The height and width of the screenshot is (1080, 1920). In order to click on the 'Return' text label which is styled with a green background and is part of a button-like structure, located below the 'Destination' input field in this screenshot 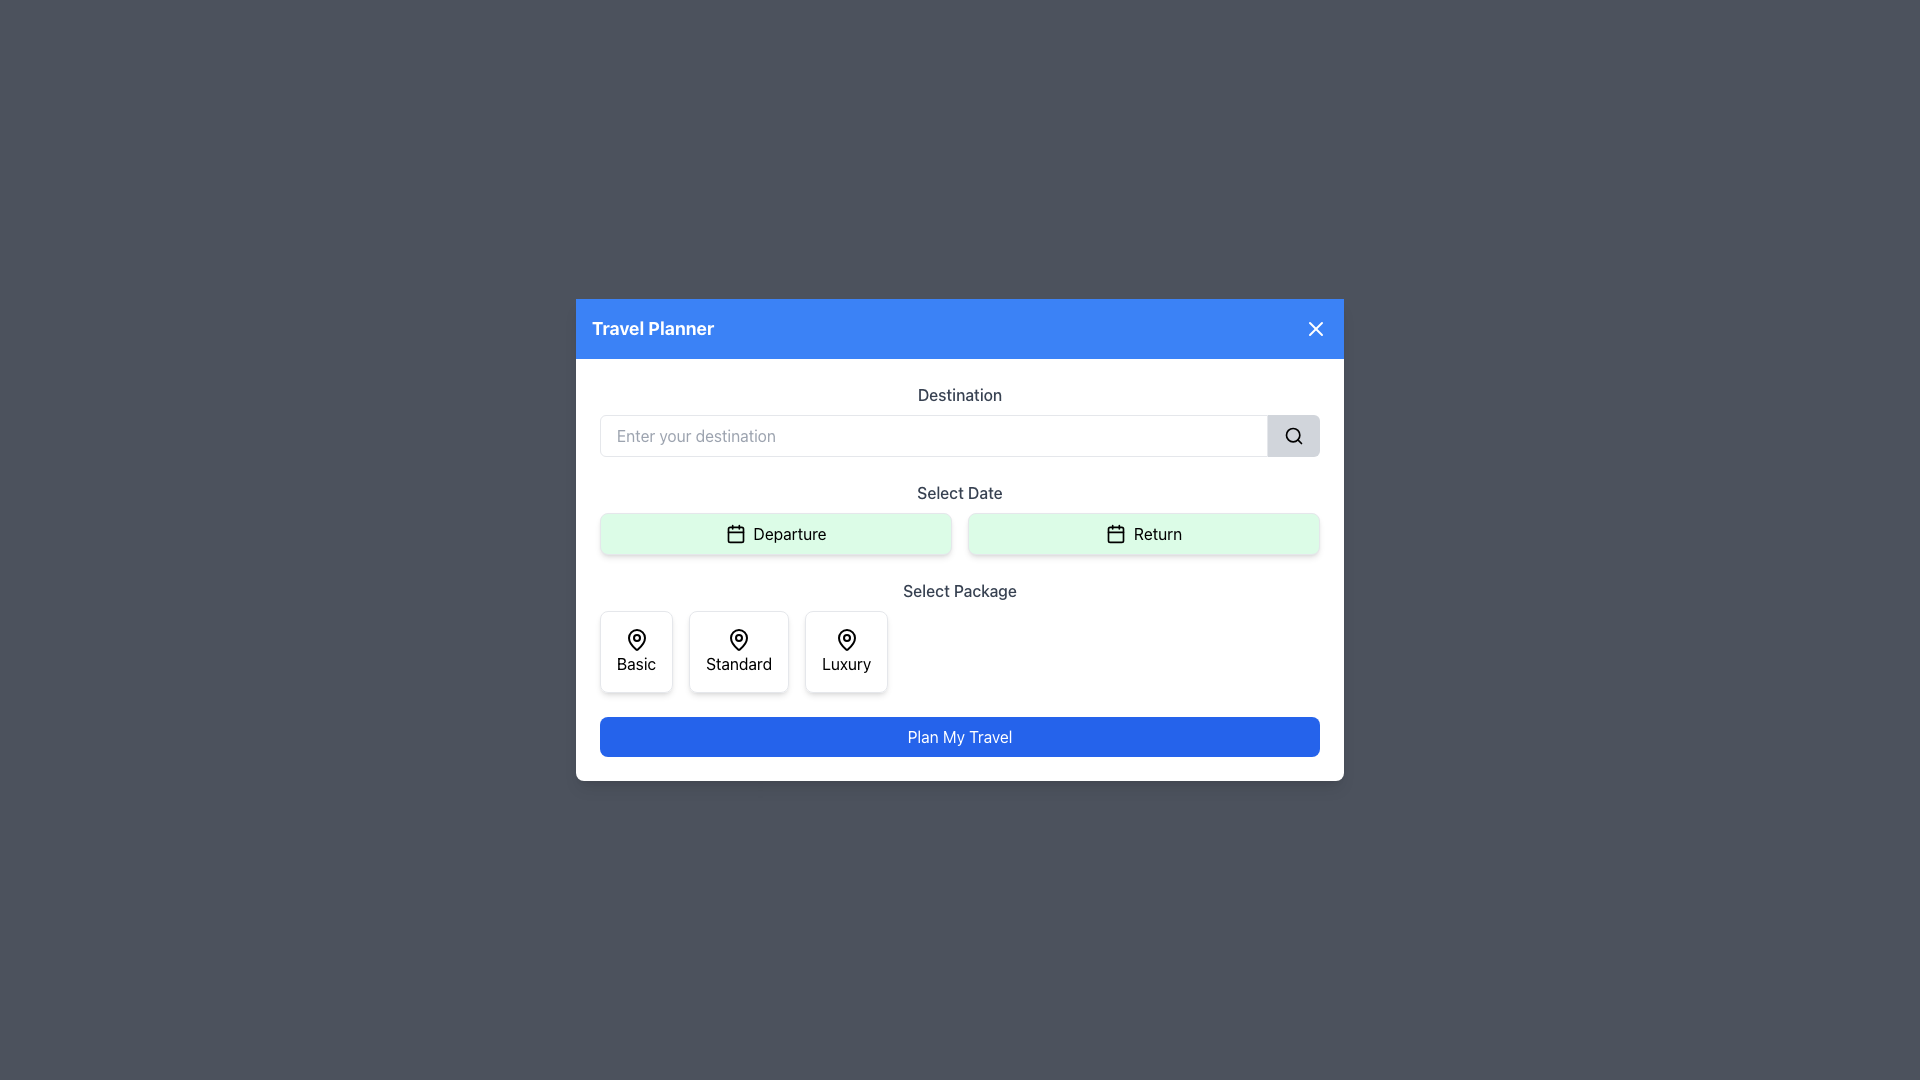, I will do `click(1157, 532)`.